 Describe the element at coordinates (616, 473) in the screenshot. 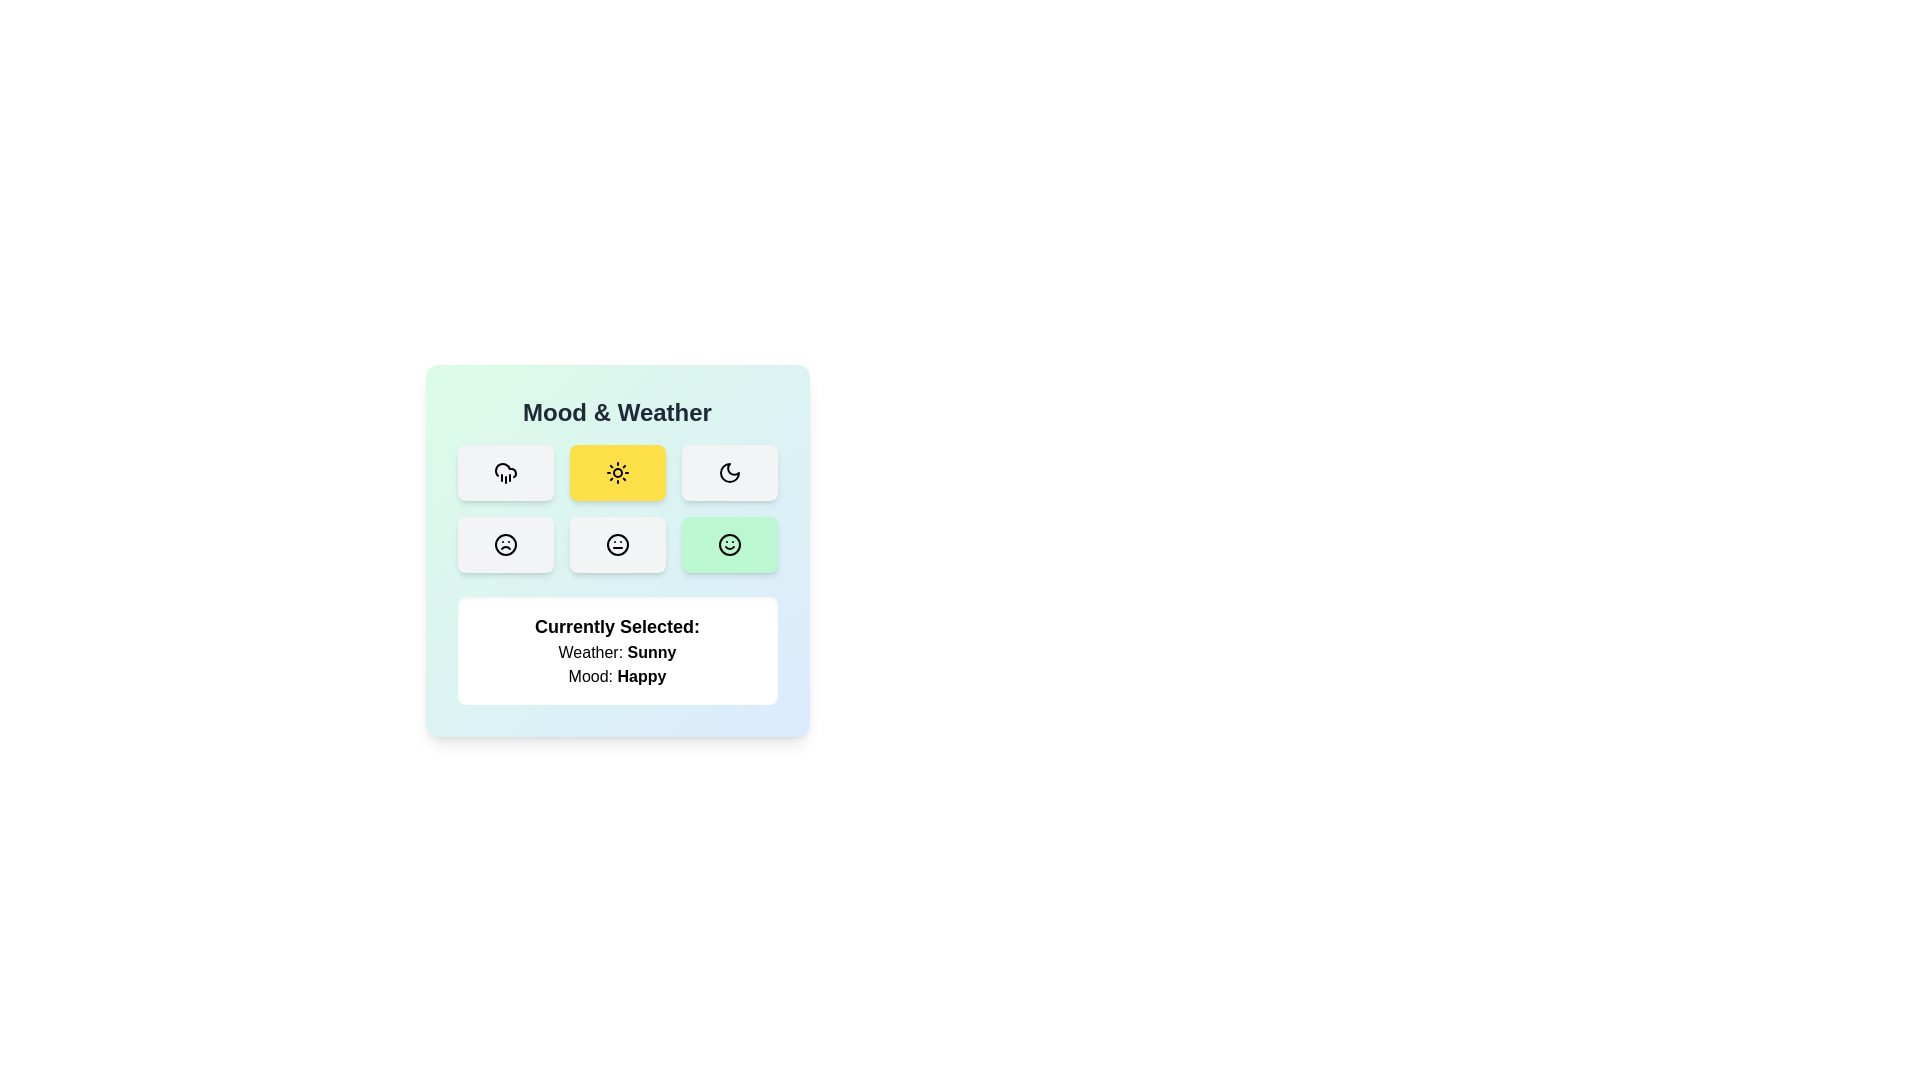

I see `the 'Sunny' weather selection button located in the top row of the middle column of the grid` at that location.